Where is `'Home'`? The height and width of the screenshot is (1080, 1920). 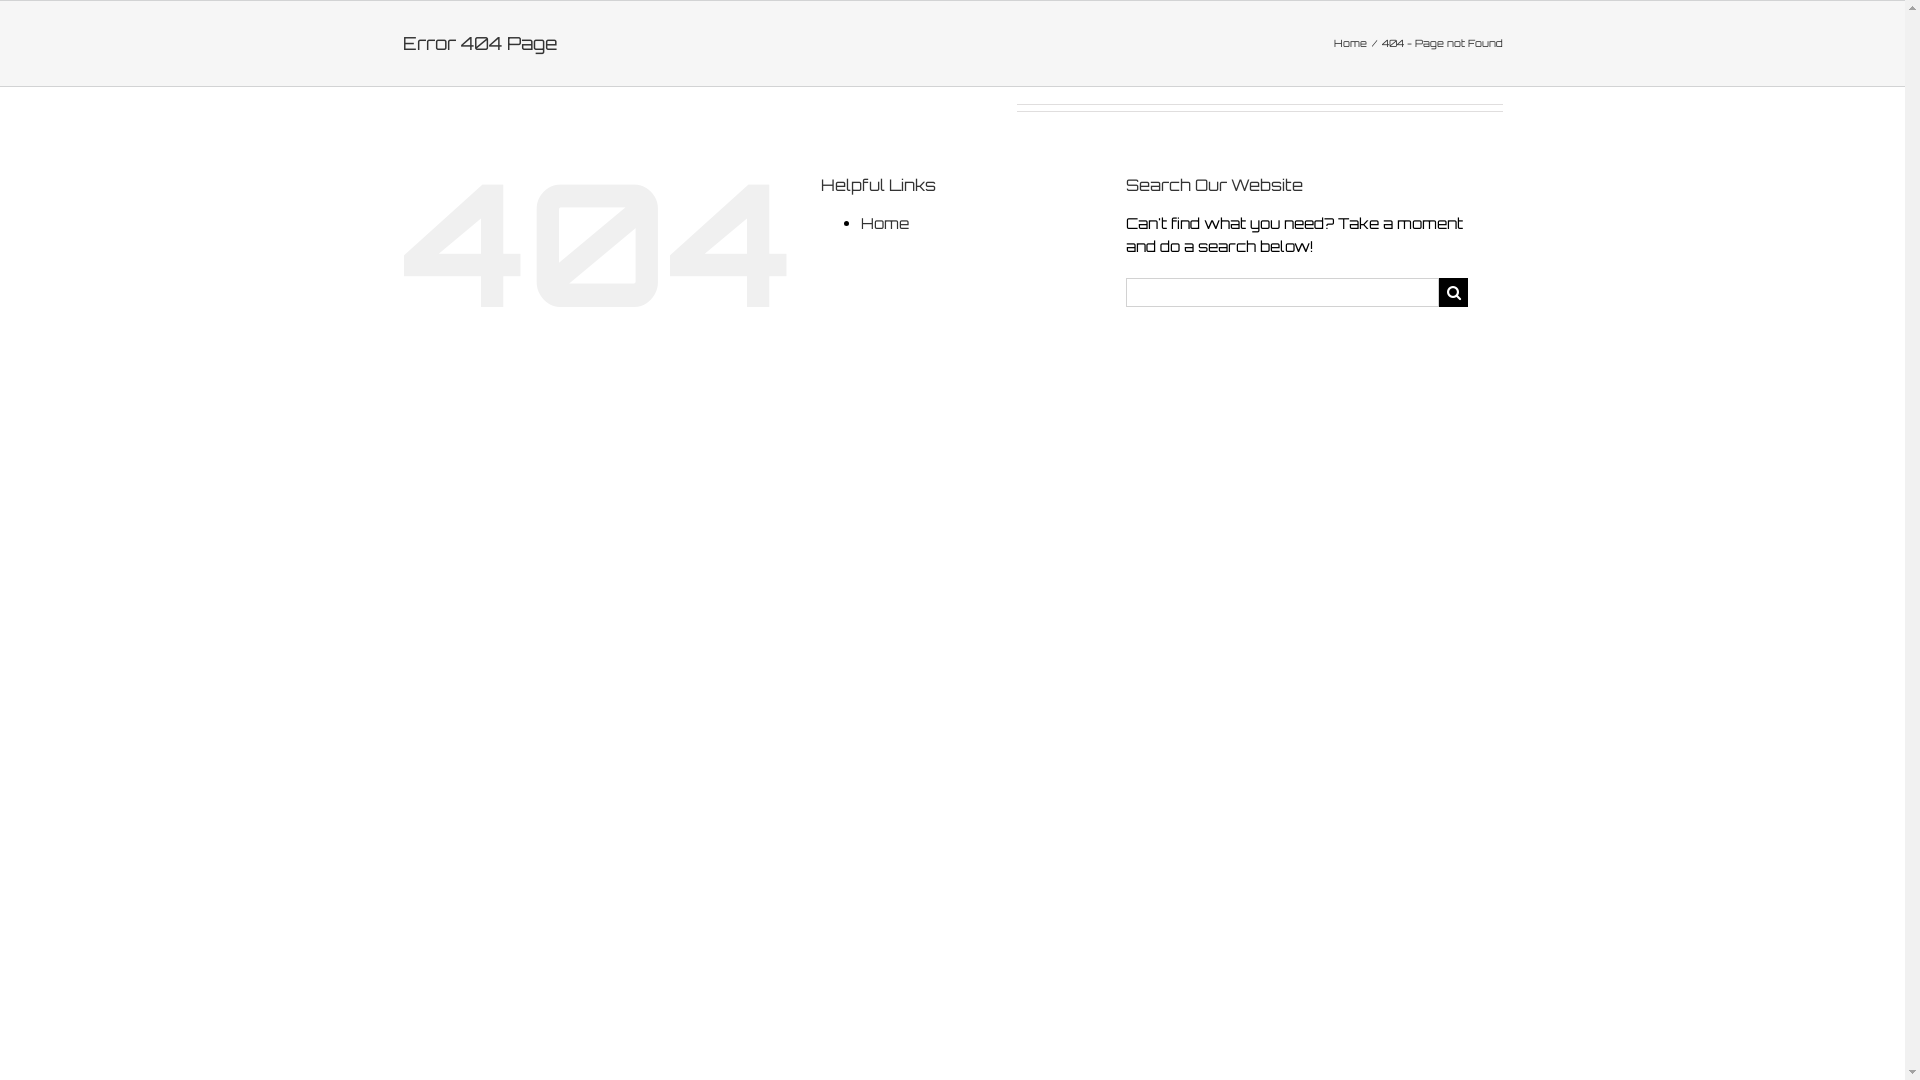 'Home' is located at coordinates (883, 223).